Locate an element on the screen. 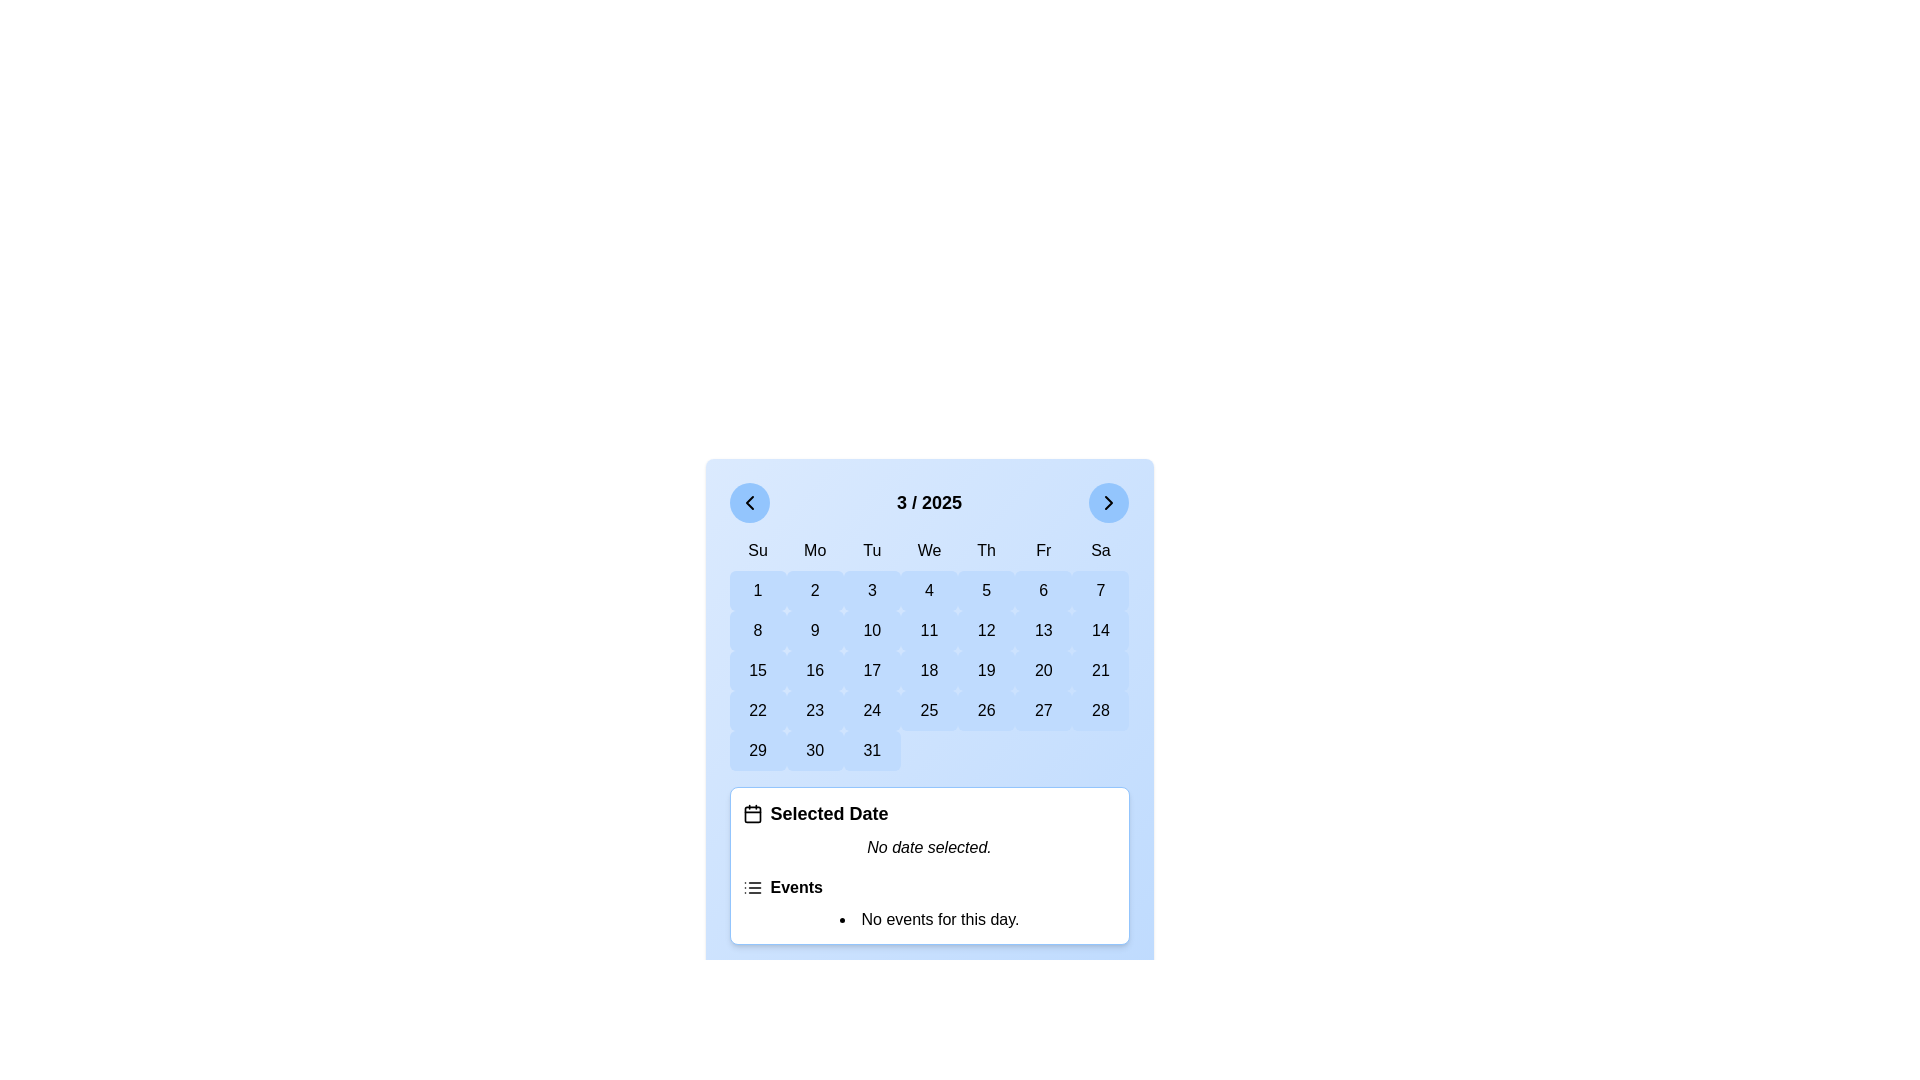  the button representing the 29th day of March 2025 in the calendar view is located at coordinates (757, 751).